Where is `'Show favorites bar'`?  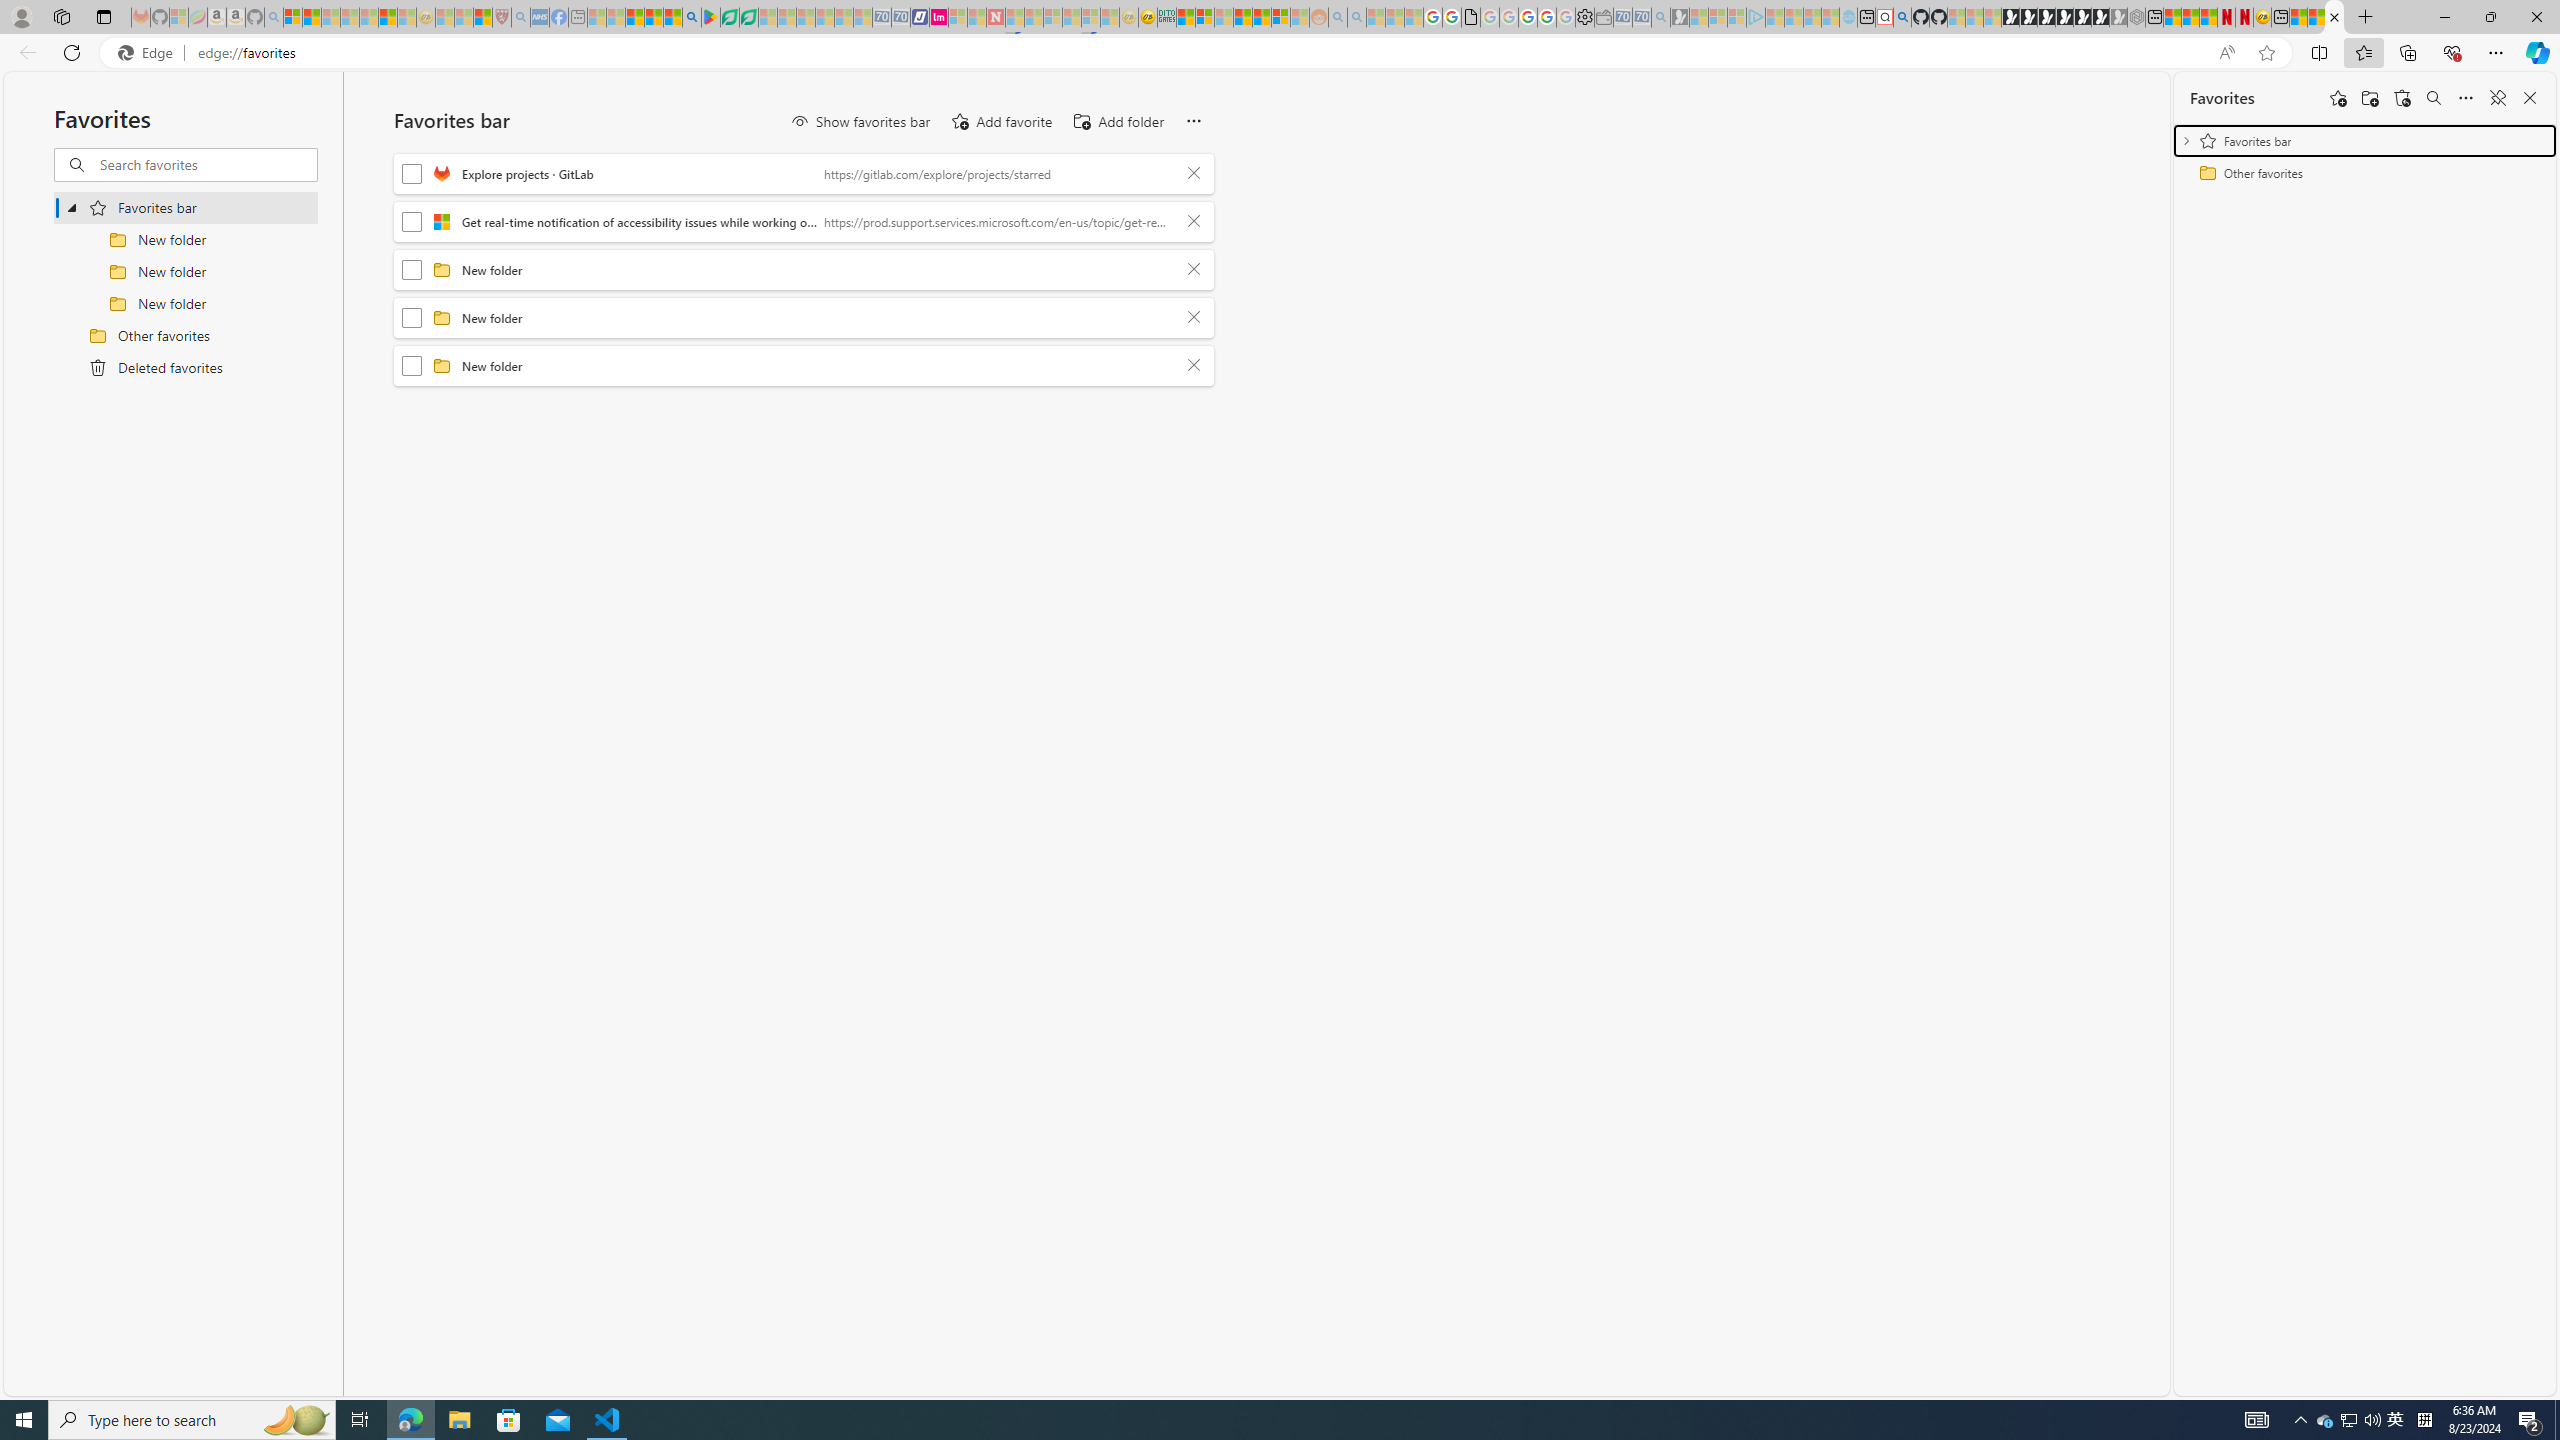
'Show favorites bar' is located at coordinates (860, 122).